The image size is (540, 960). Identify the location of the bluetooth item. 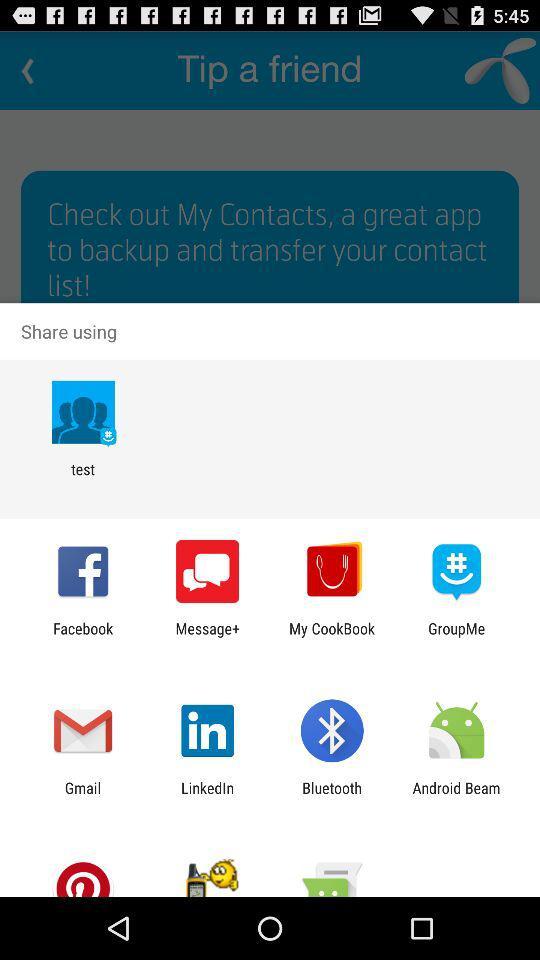
(332, 796).